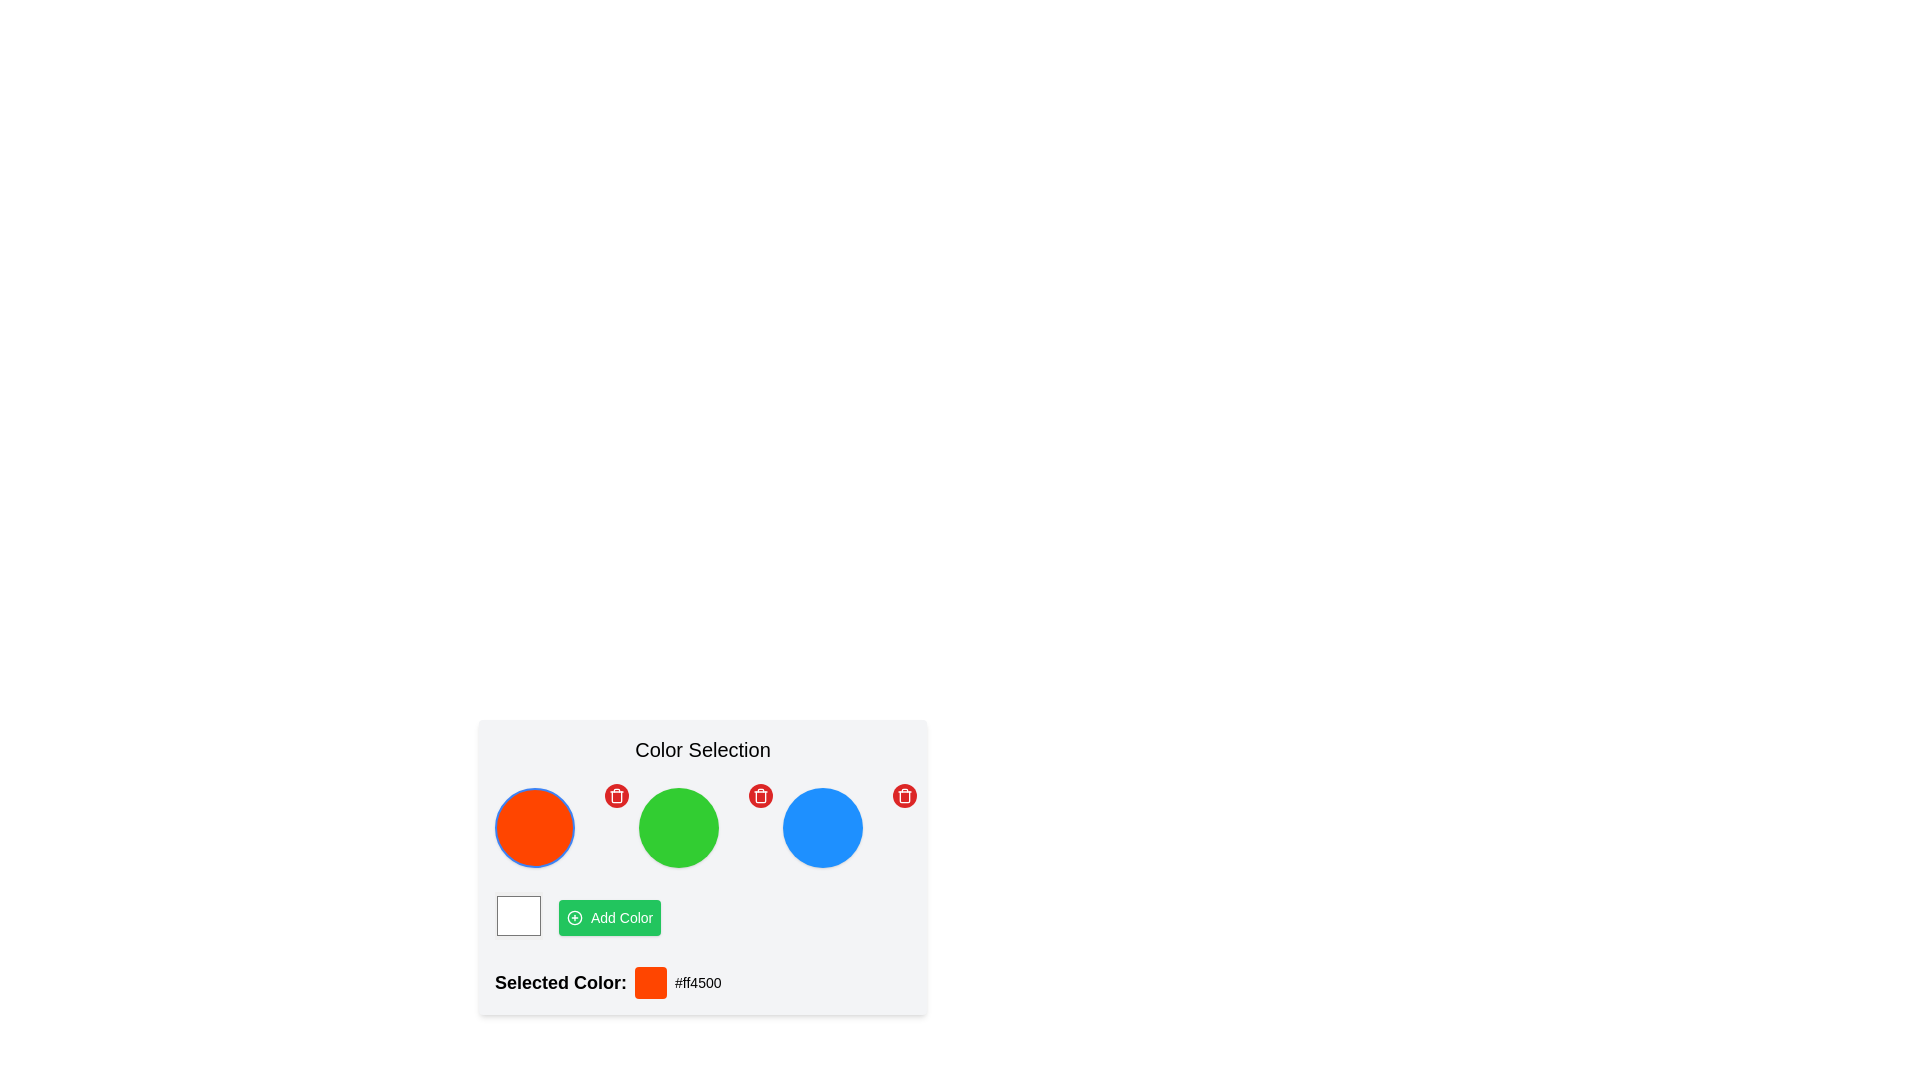 This screenshot has width=1920, height=1080. Describe the element at coordinates (558, 828) in the screenshot. I see `the bright orange color selector with a thin blue border located on the leftmost side of the color selection interface` at that location.